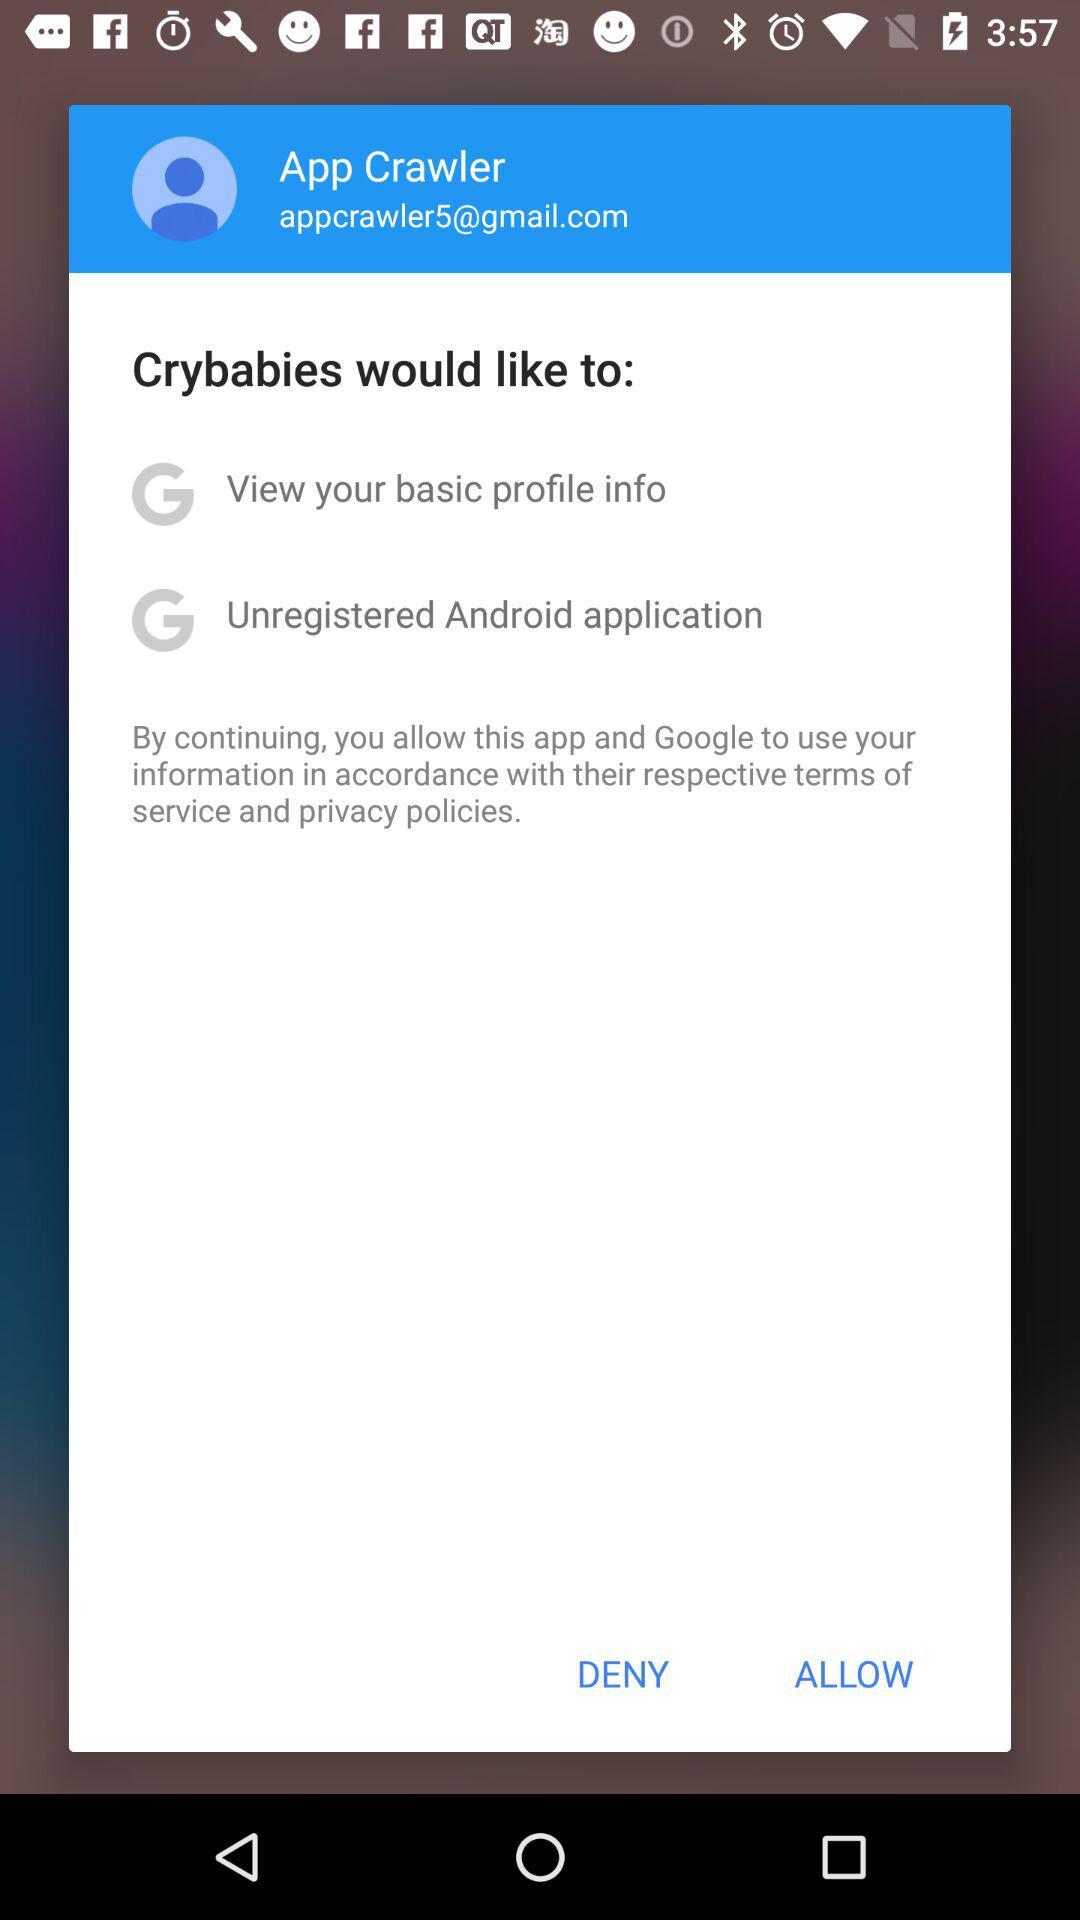  Describe the element at coordinates (184, 188) in the screenshot. I see `item next to the app crawler app` at that location.